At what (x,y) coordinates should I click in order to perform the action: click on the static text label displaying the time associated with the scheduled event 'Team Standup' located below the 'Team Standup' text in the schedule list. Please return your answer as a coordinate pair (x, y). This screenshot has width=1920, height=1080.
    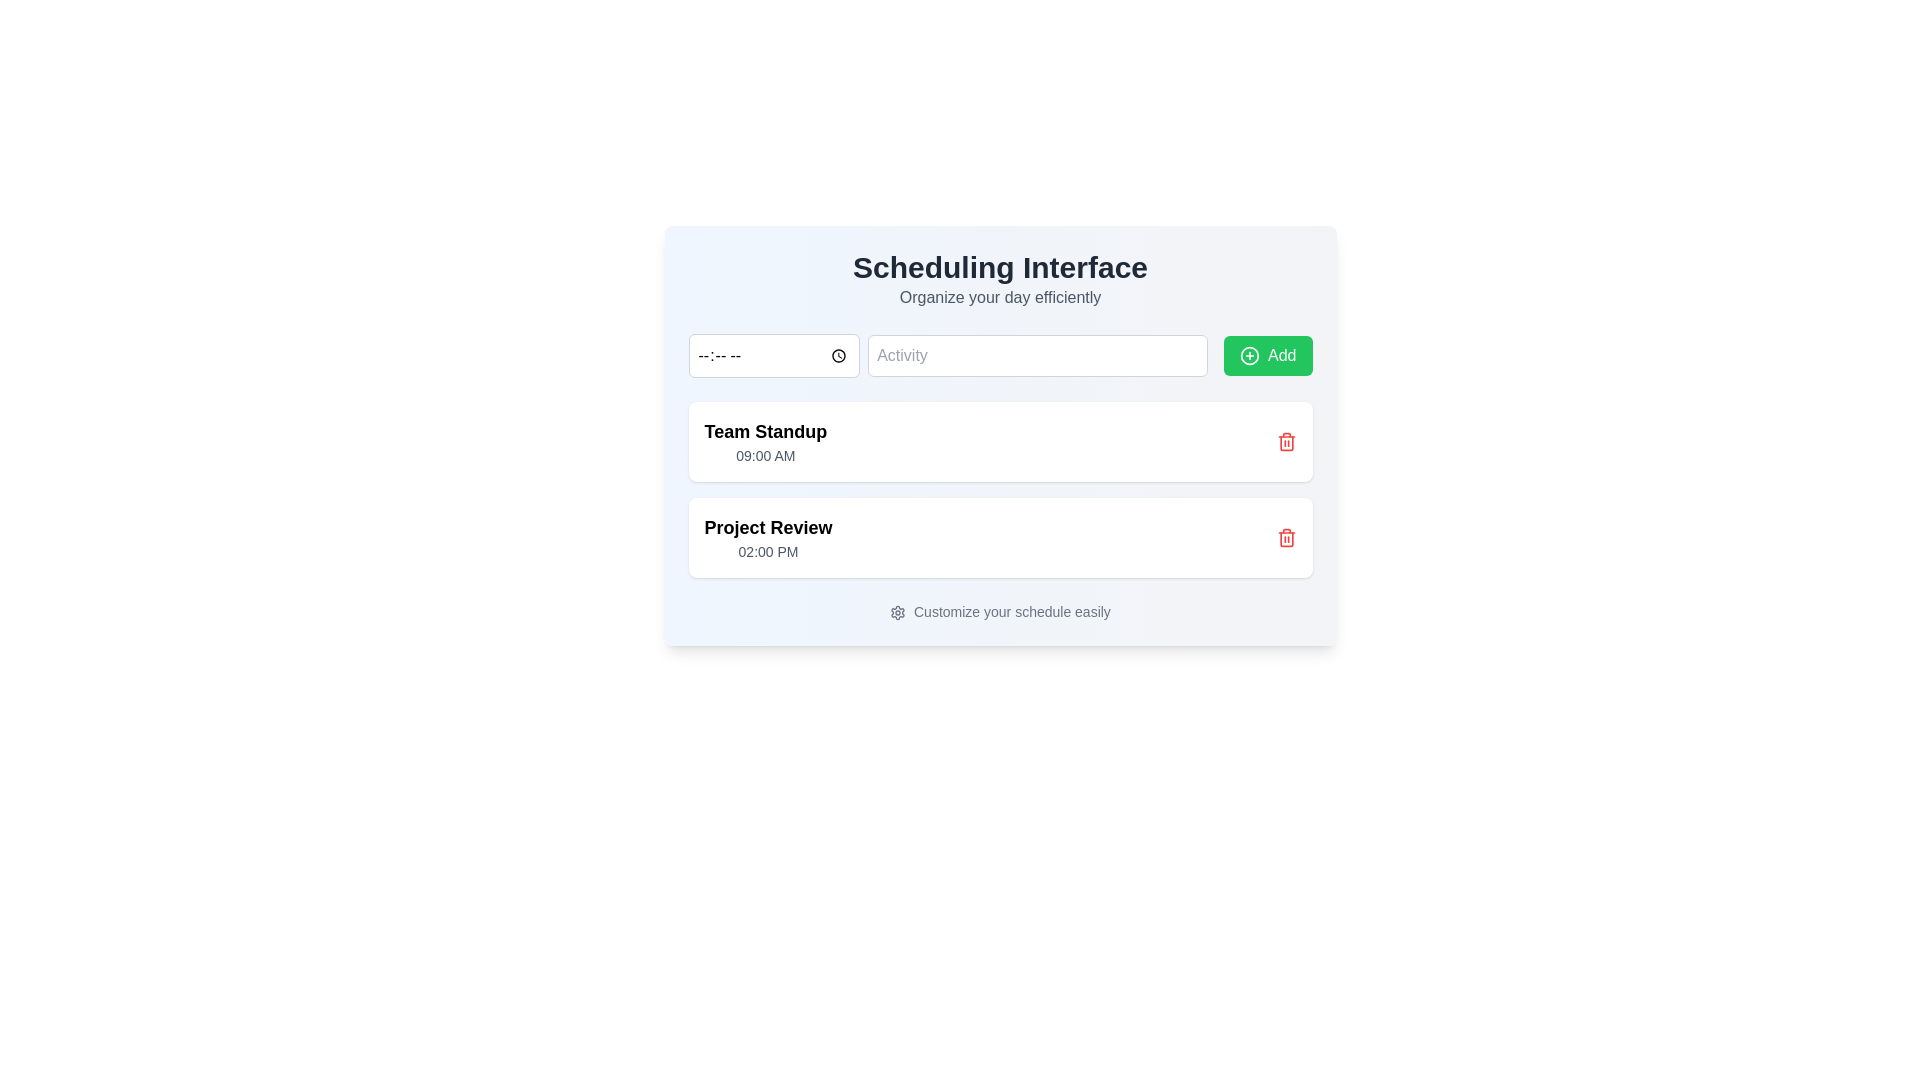
    Looking at the image, I should click on (764, 455).